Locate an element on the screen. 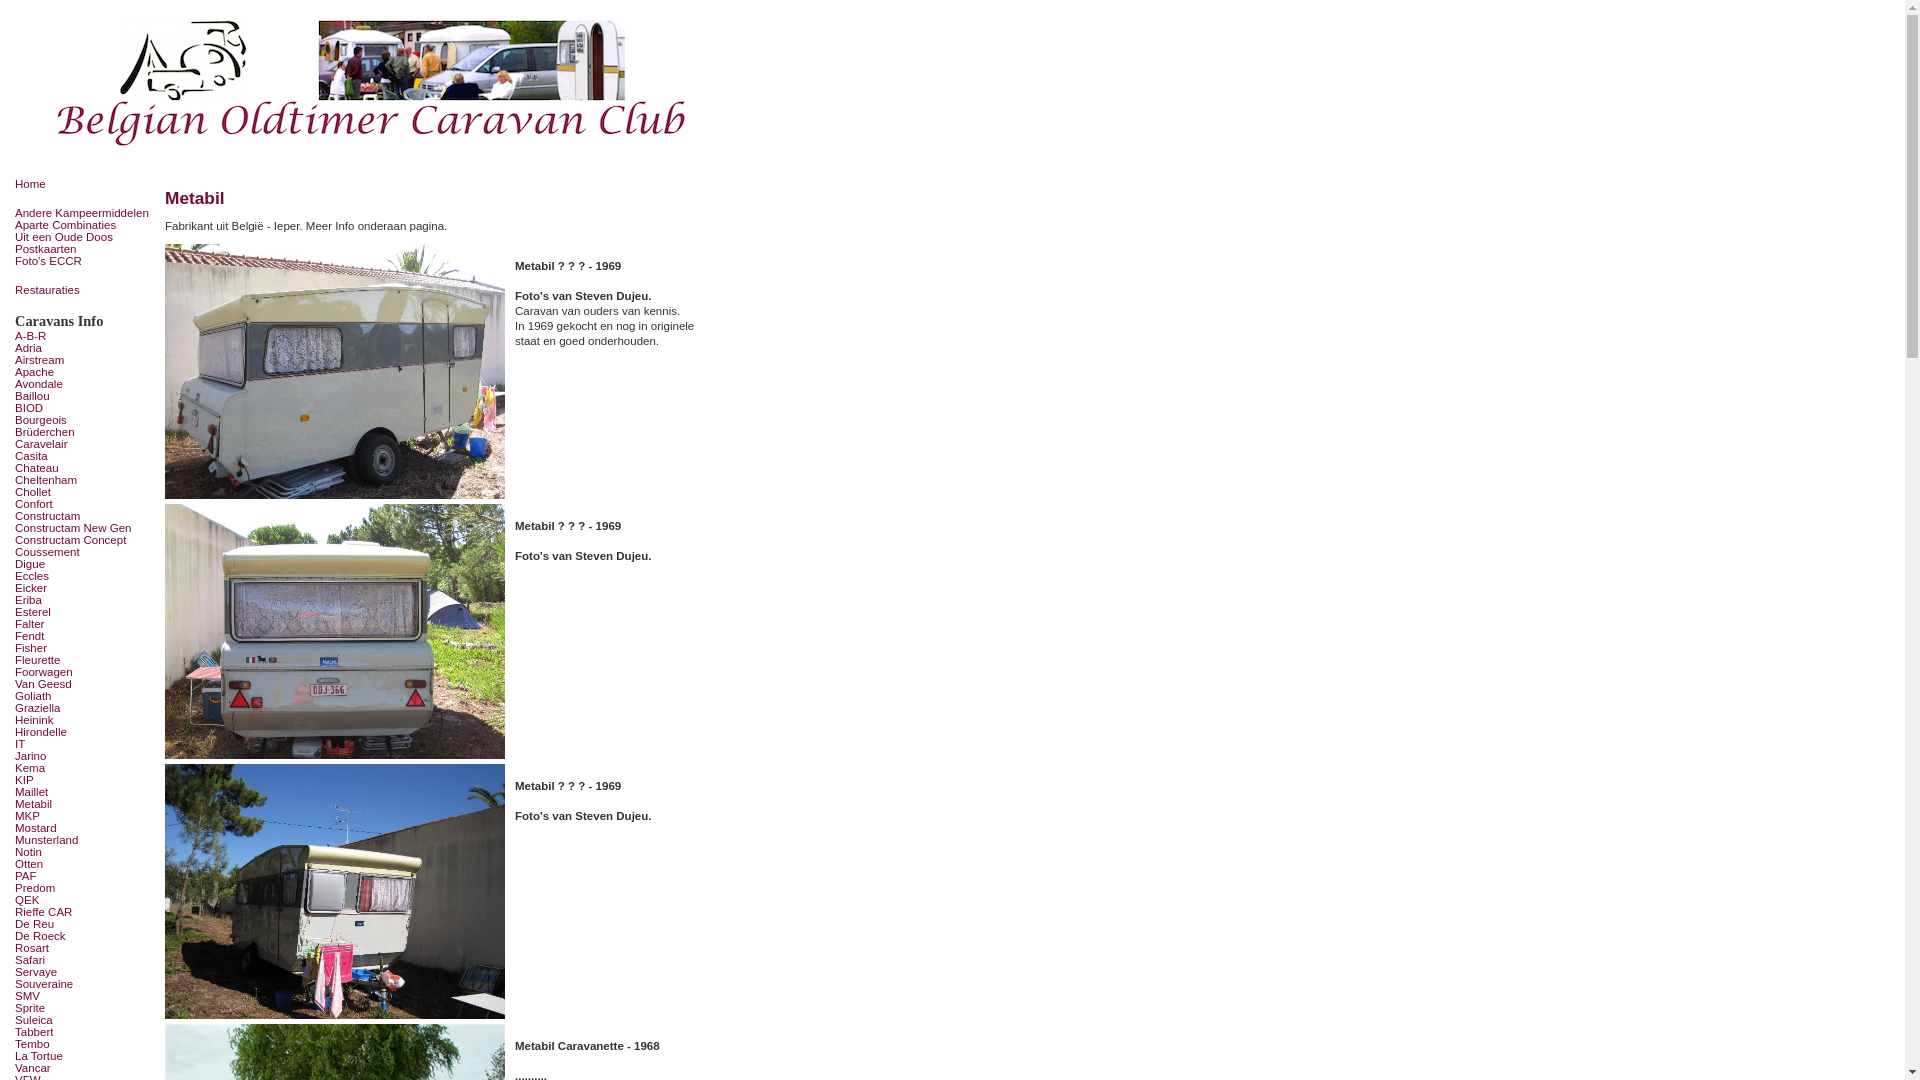  'KIP' is located at coordinates (84, 778).